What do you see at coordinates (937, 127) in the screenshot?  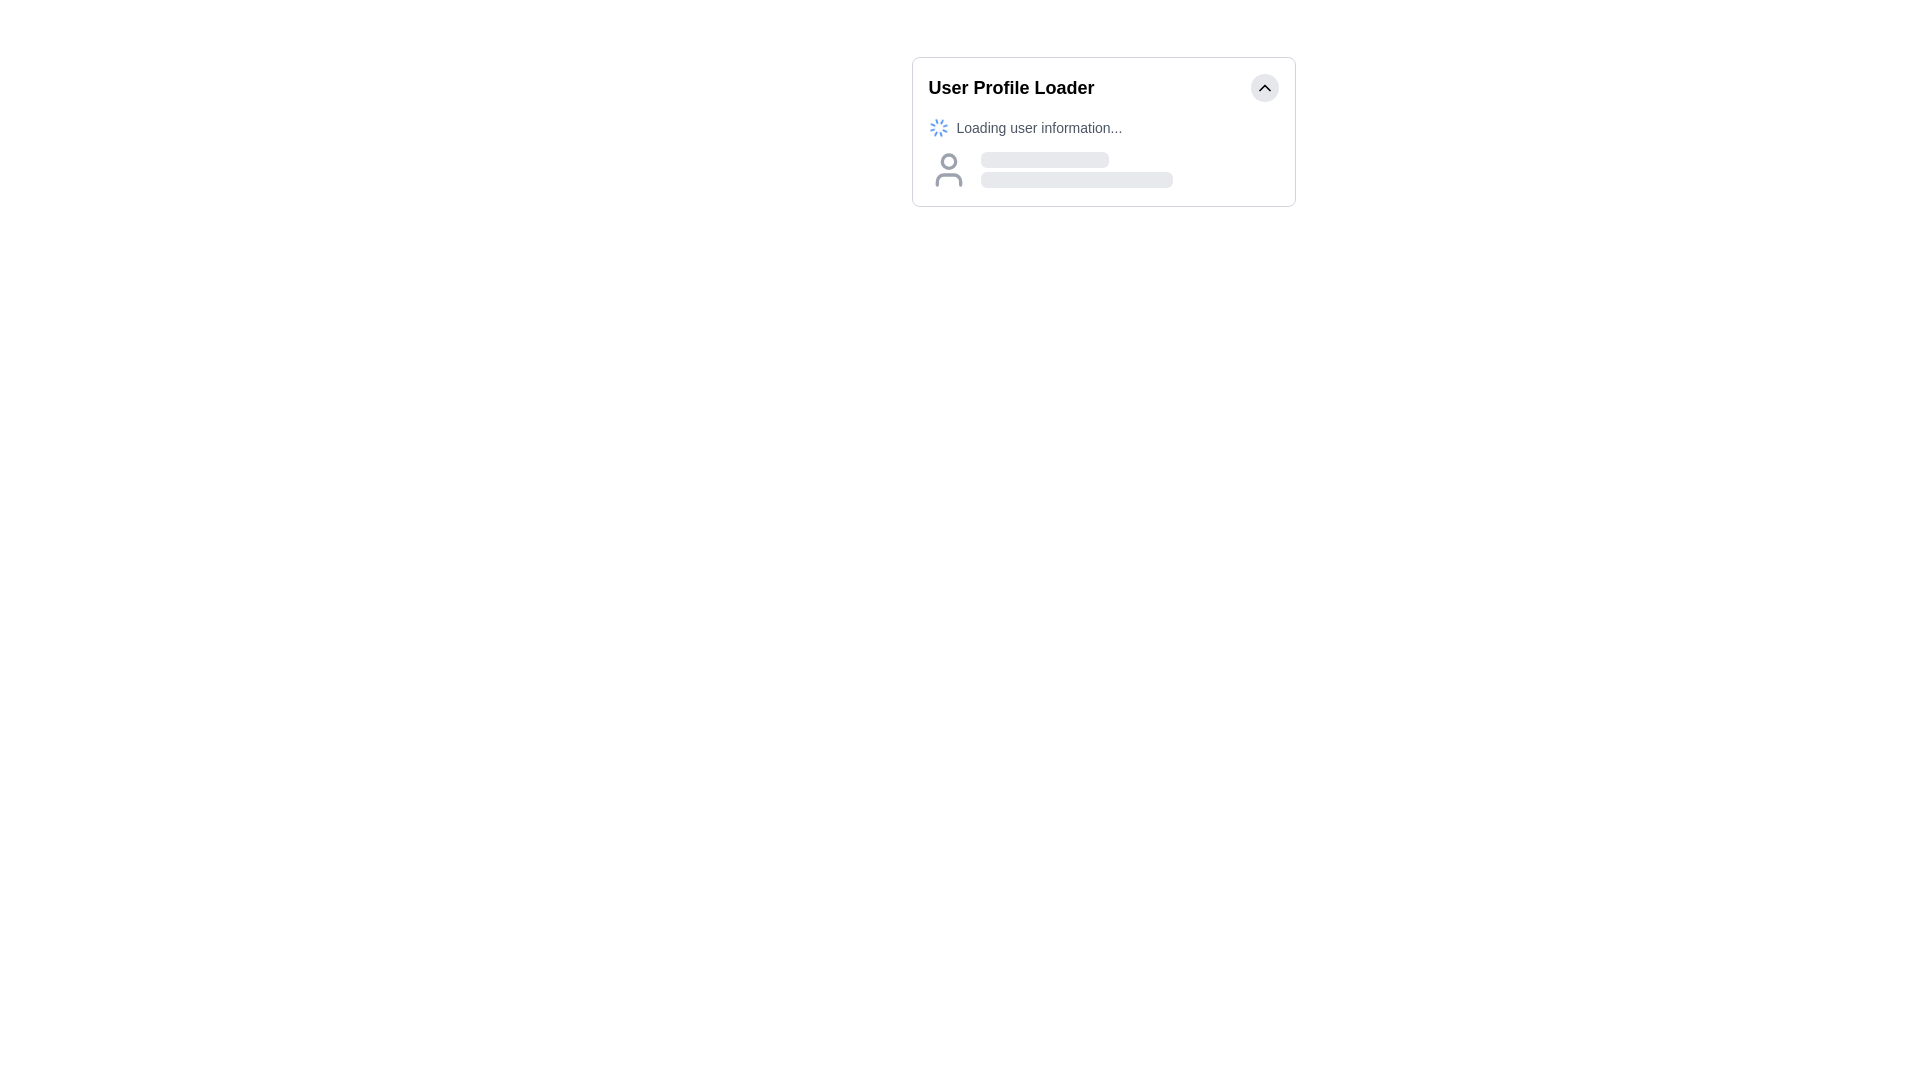 I see `the loading icon located in the top-left corner of the 'User Profile Loader' card, next to the text 'Loading user information...'` at bounding box center [937, 127].